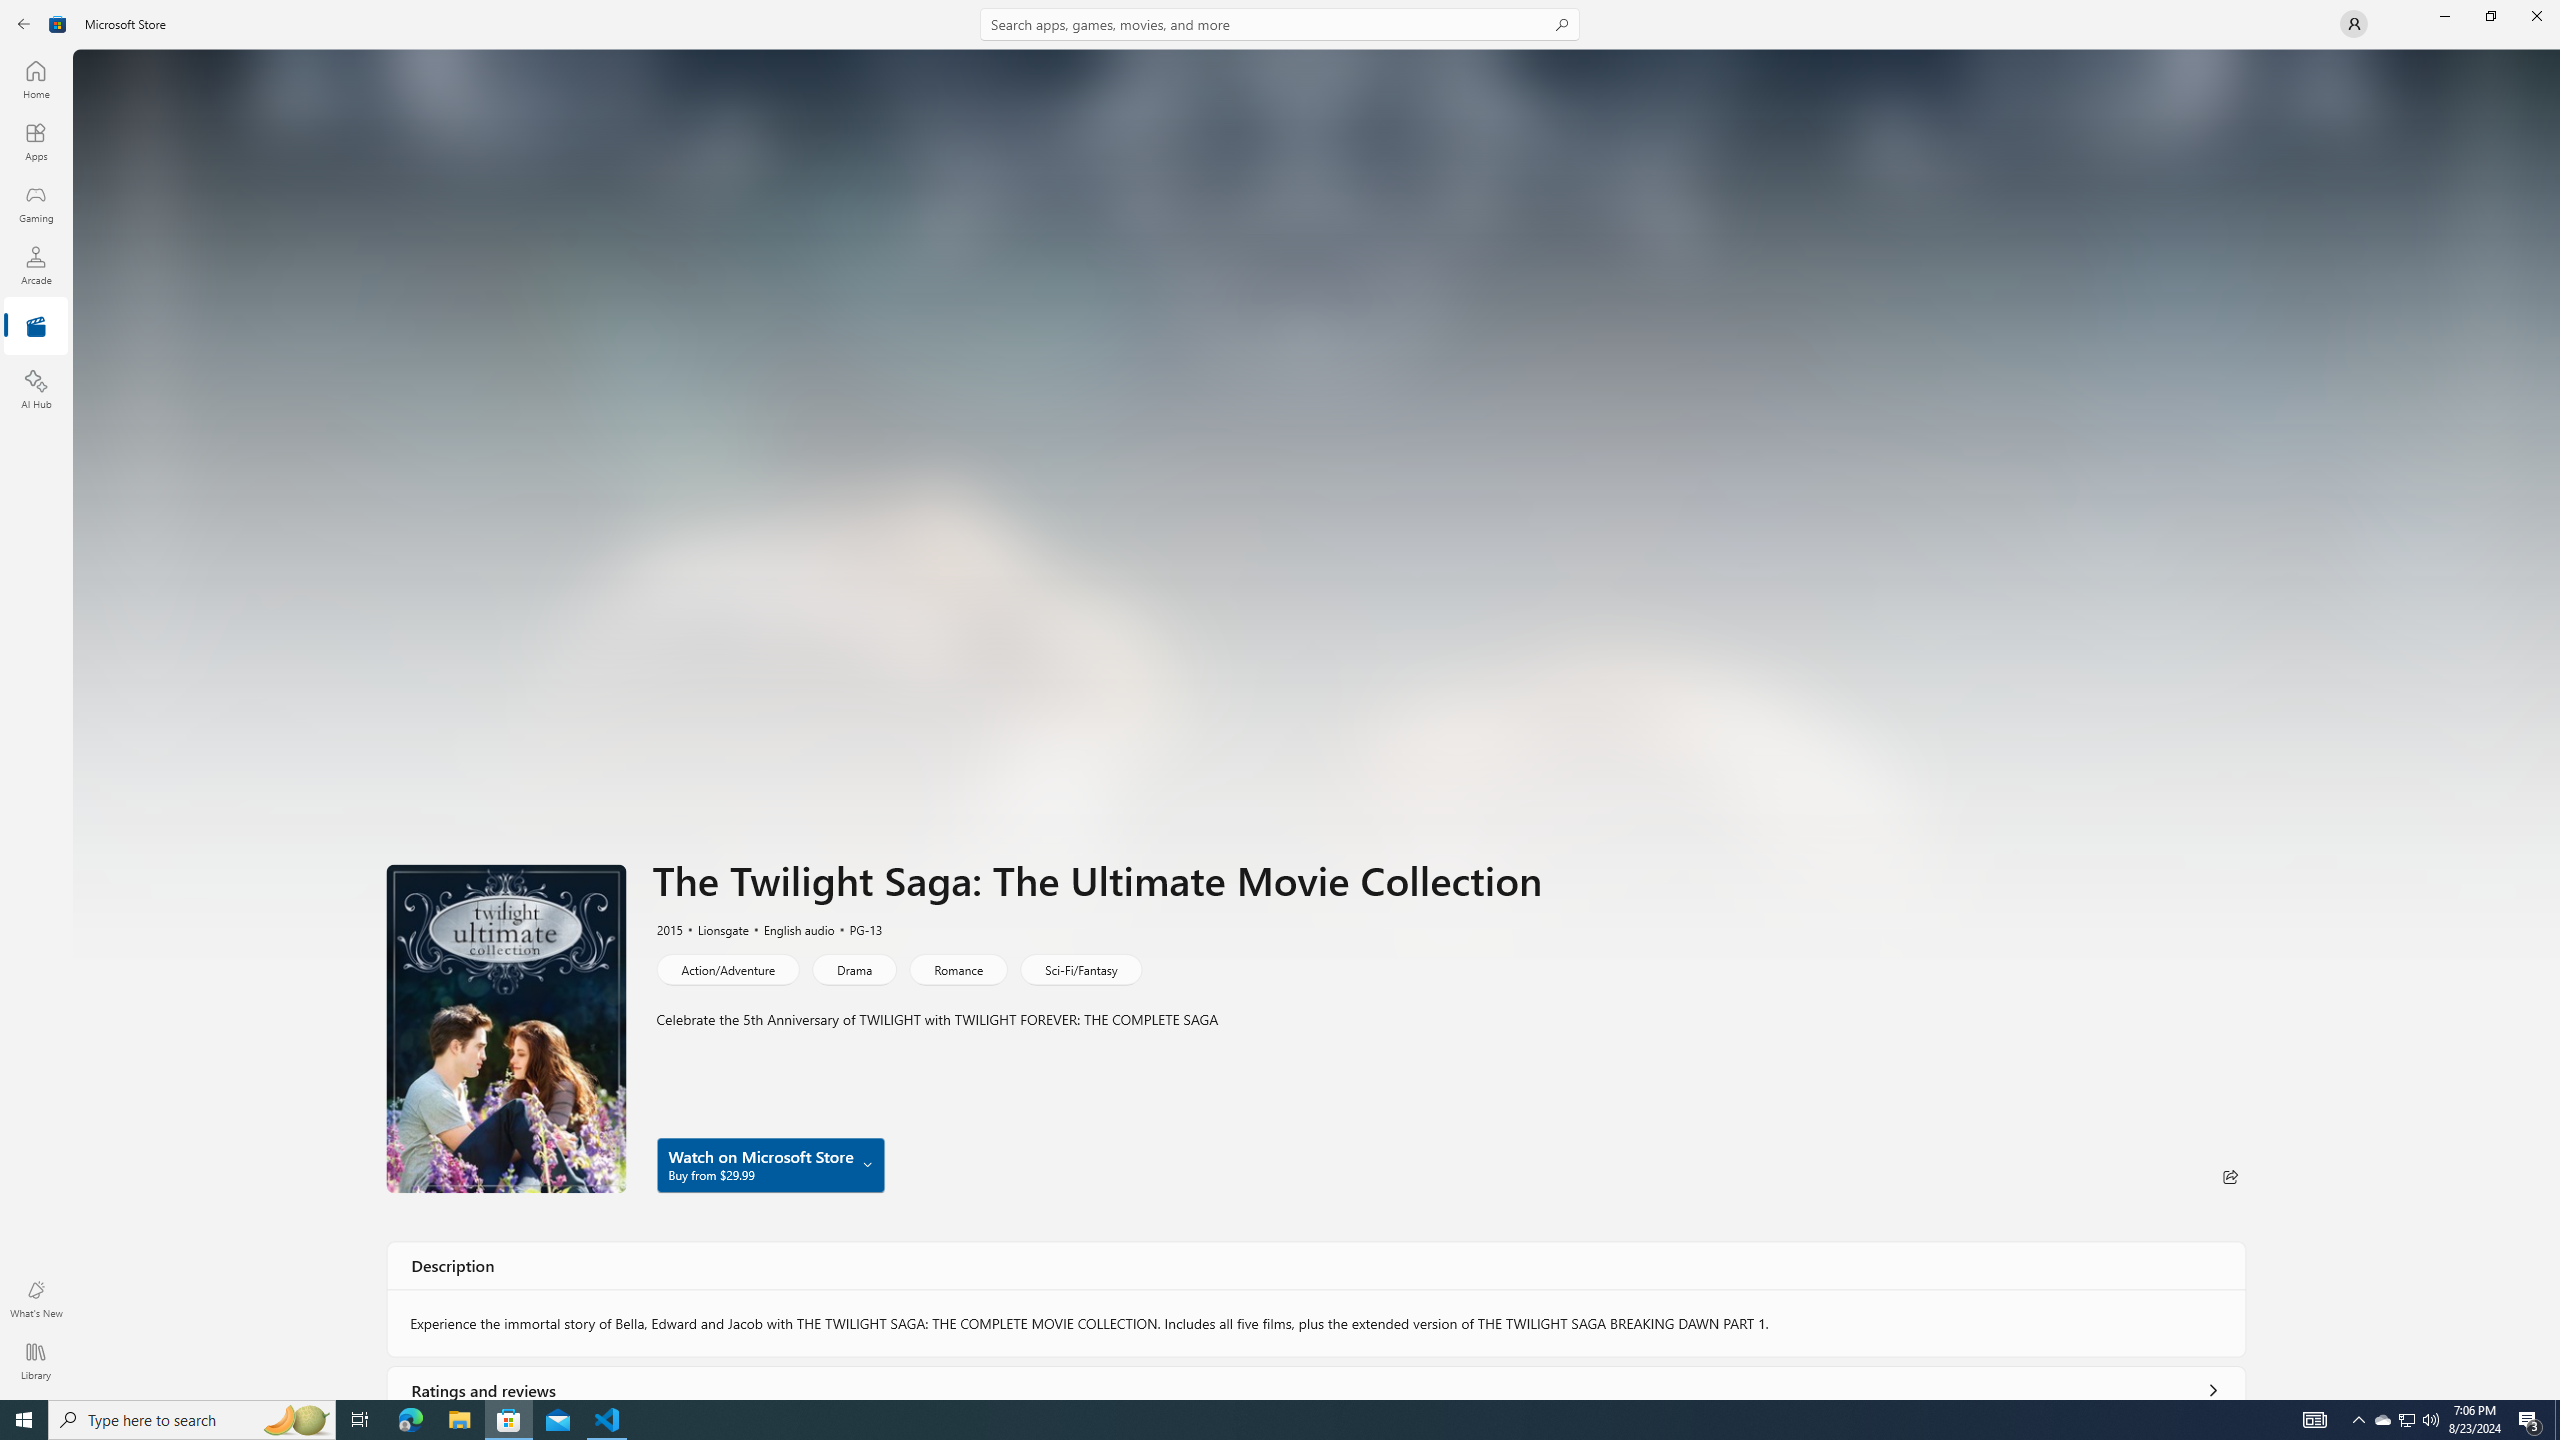 The width and height of the screenshot is (2560, 1440). I want to click on 'Show all ratings and reviews', so click(2213, 1386).